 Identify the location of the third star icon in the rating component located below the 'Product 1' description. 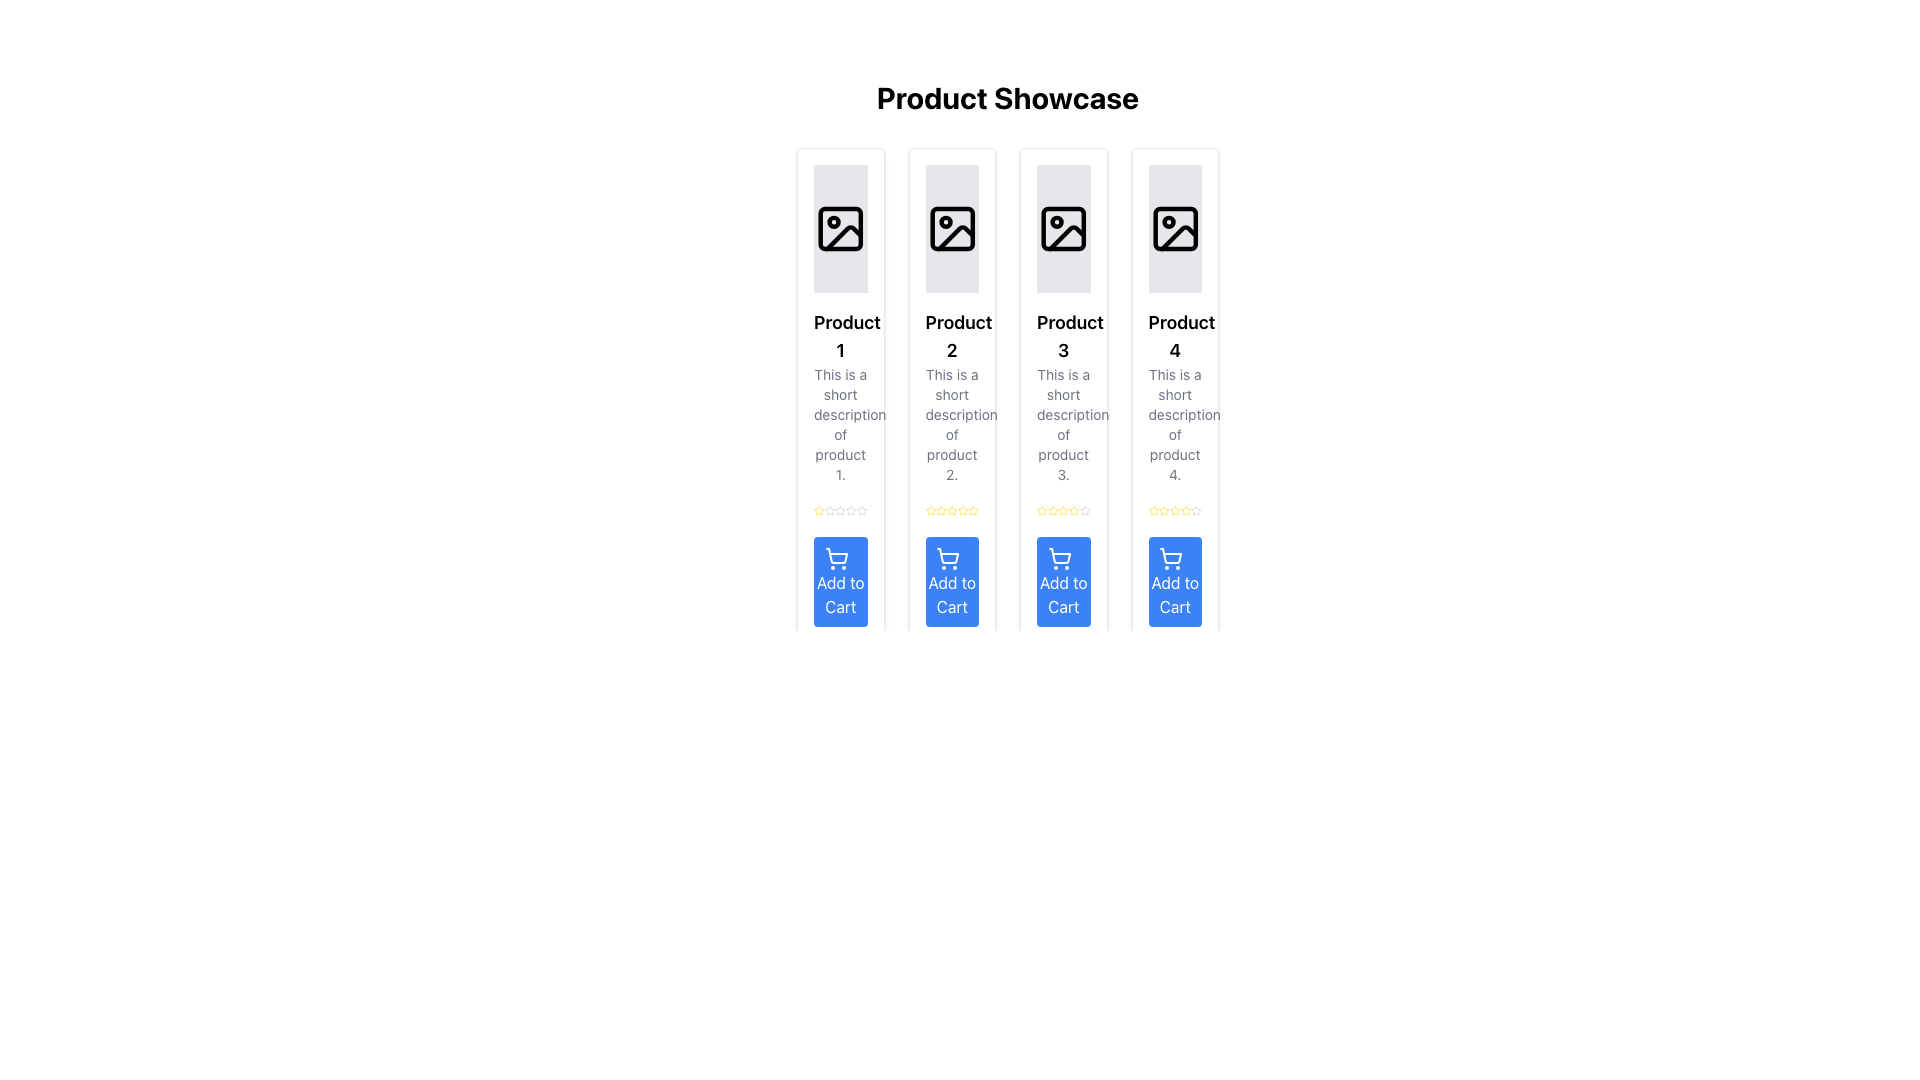
(830, 509).